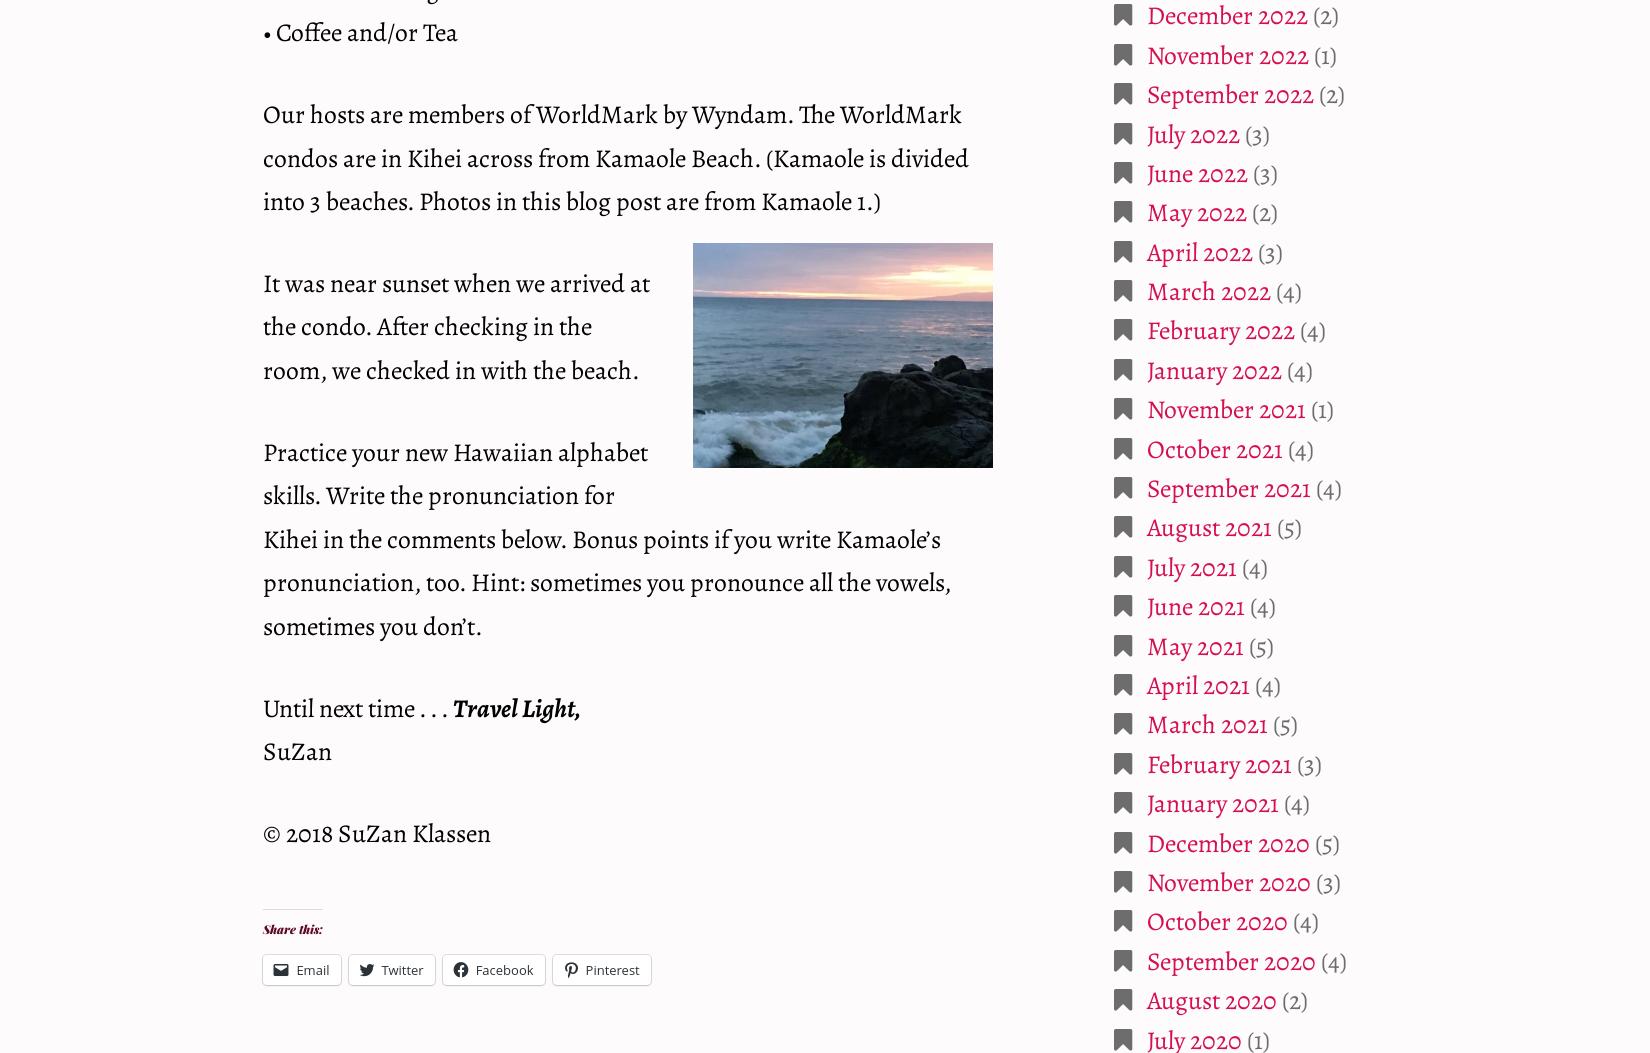  Describe the element at coordinates (1195, 644) in the screenshot. I see `'May 2021'` at that location.